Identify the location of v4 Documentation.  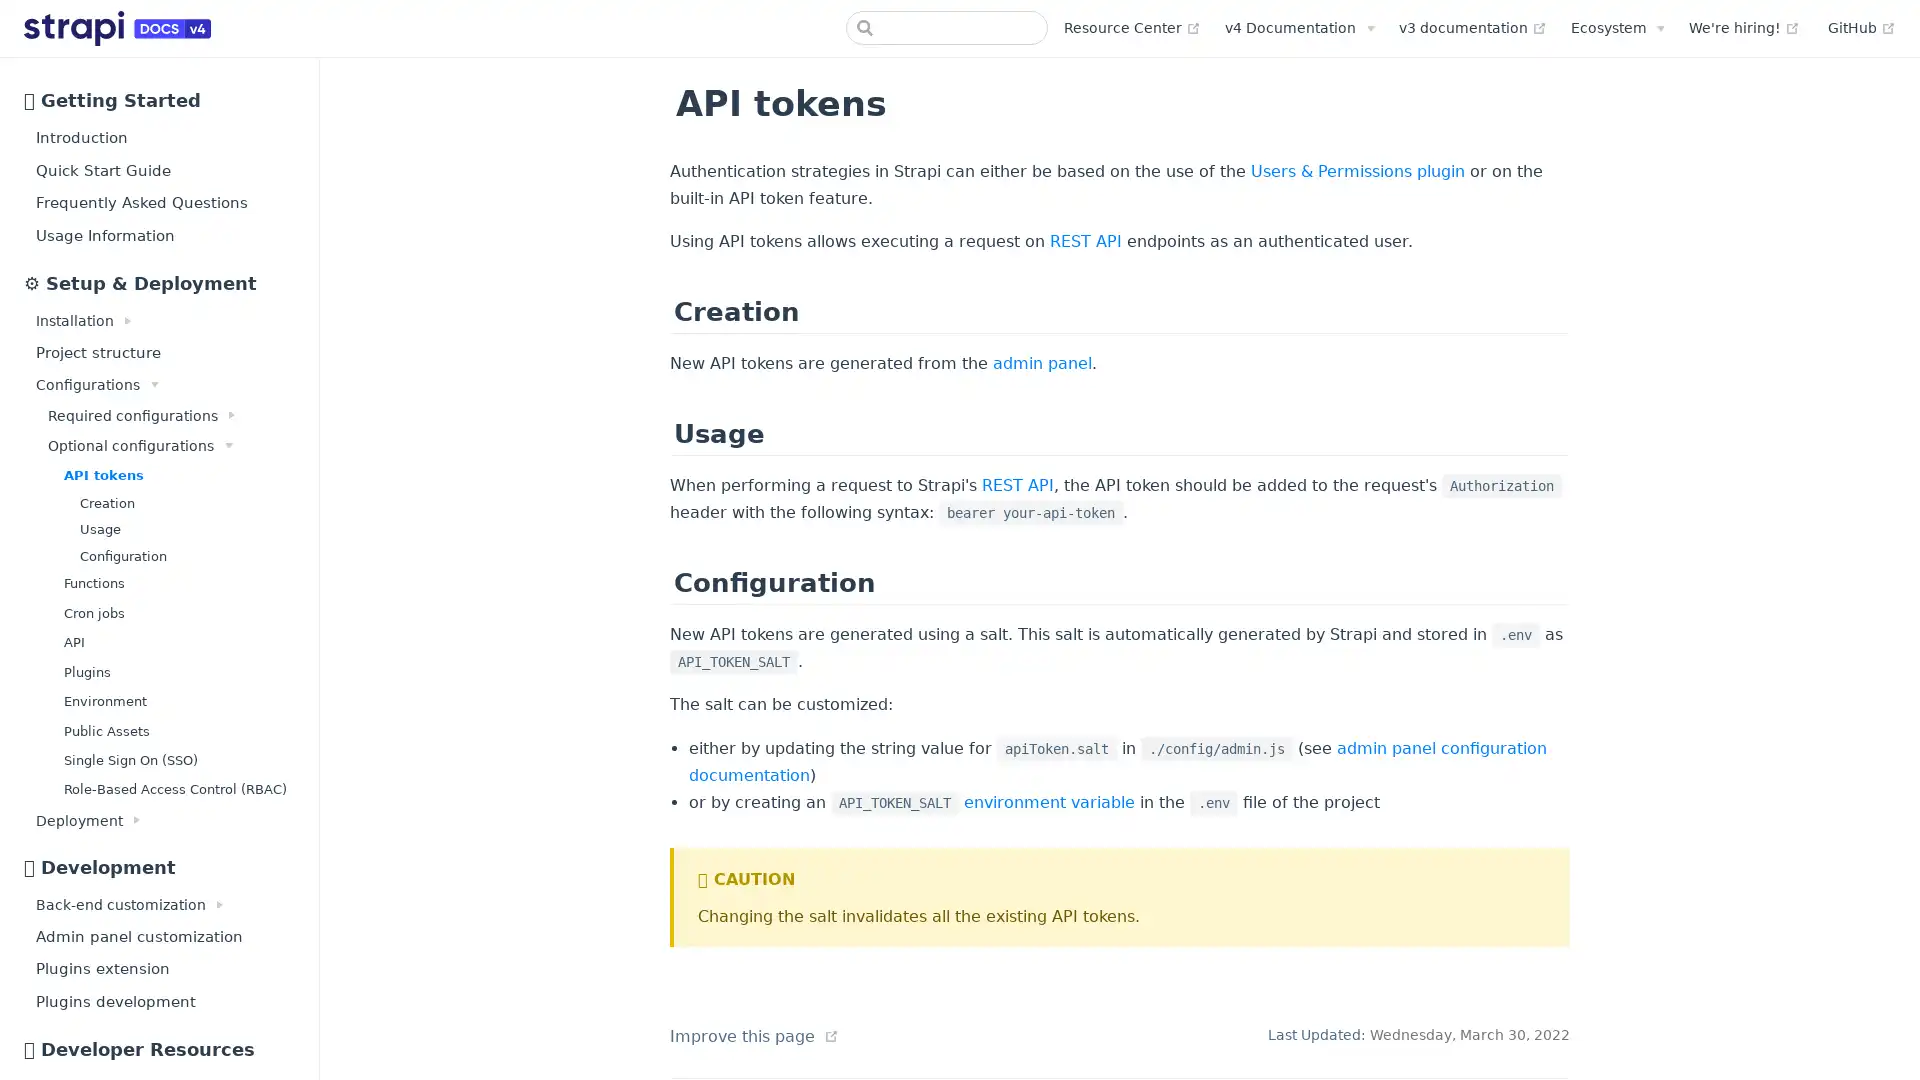
(1299, 27).